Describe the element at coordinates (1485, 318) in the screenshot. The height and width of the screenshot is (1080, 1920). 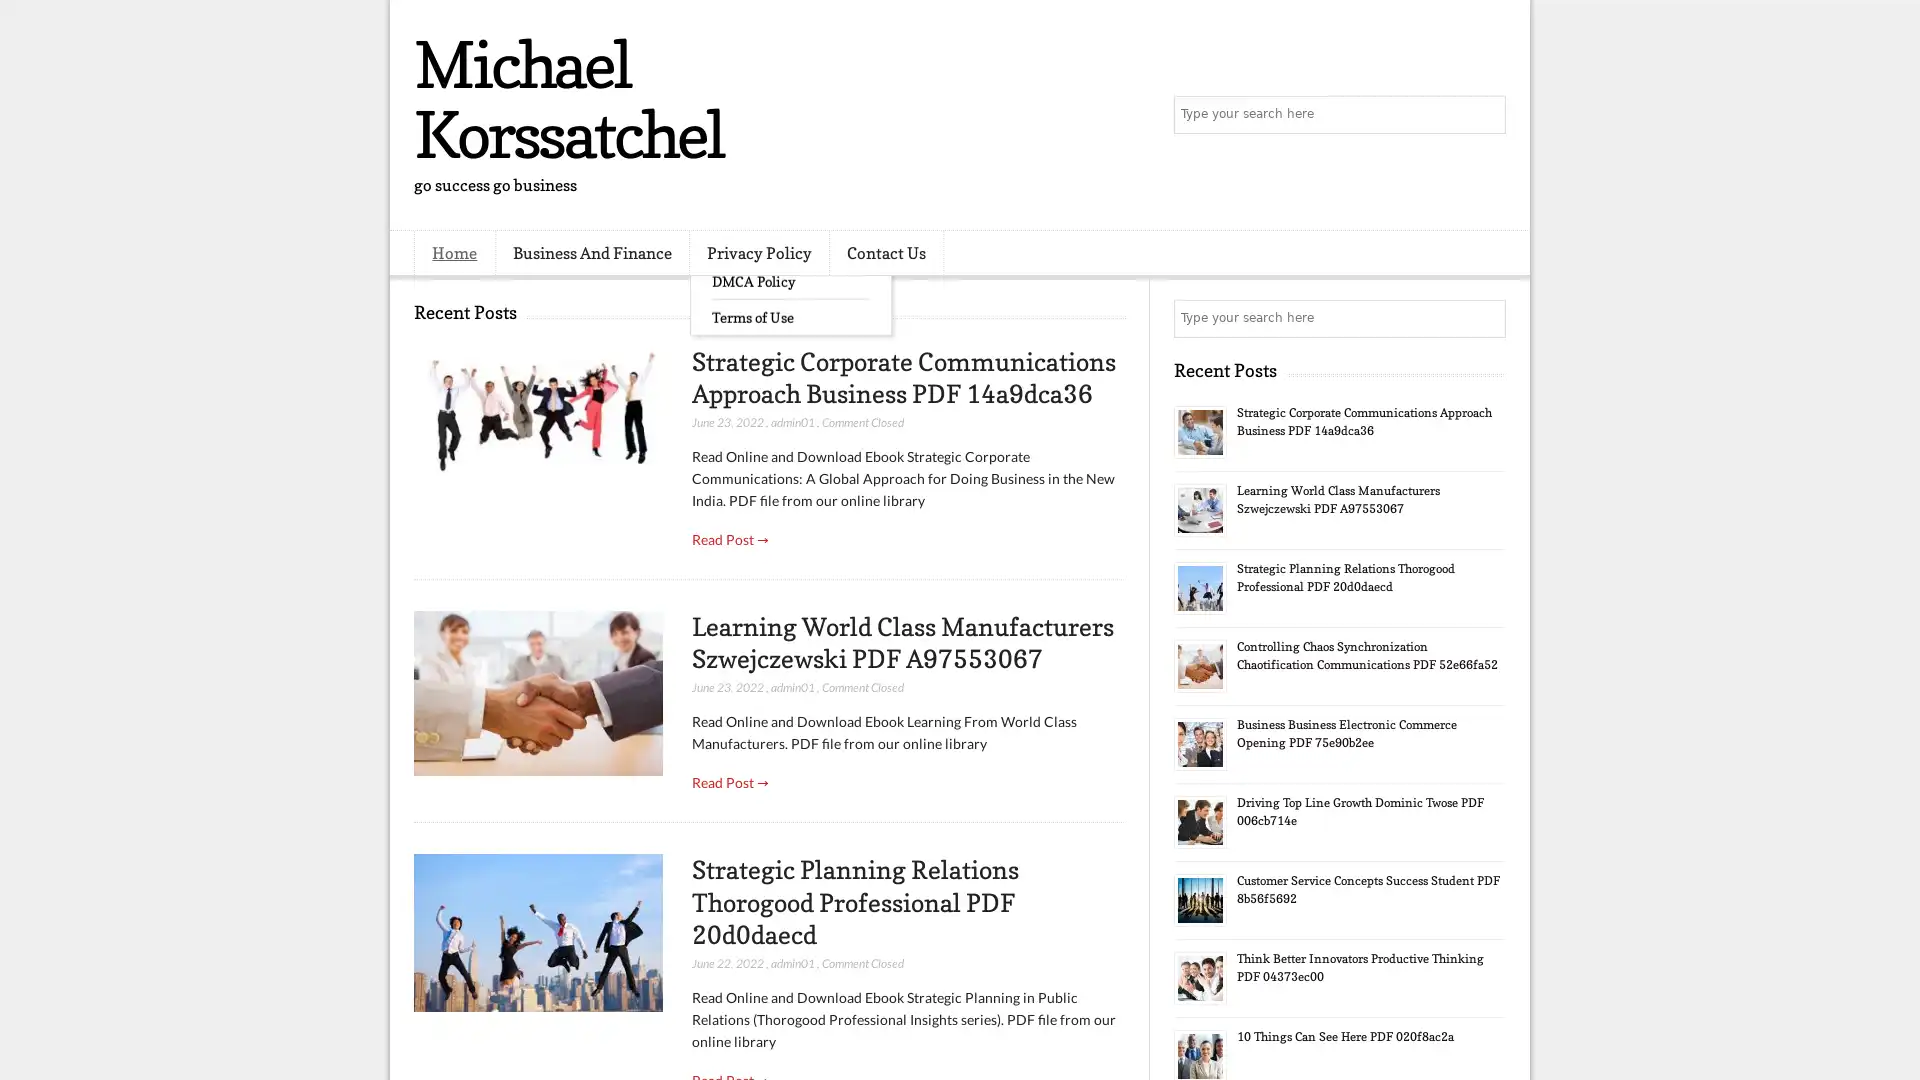
I see `Search` at that location.